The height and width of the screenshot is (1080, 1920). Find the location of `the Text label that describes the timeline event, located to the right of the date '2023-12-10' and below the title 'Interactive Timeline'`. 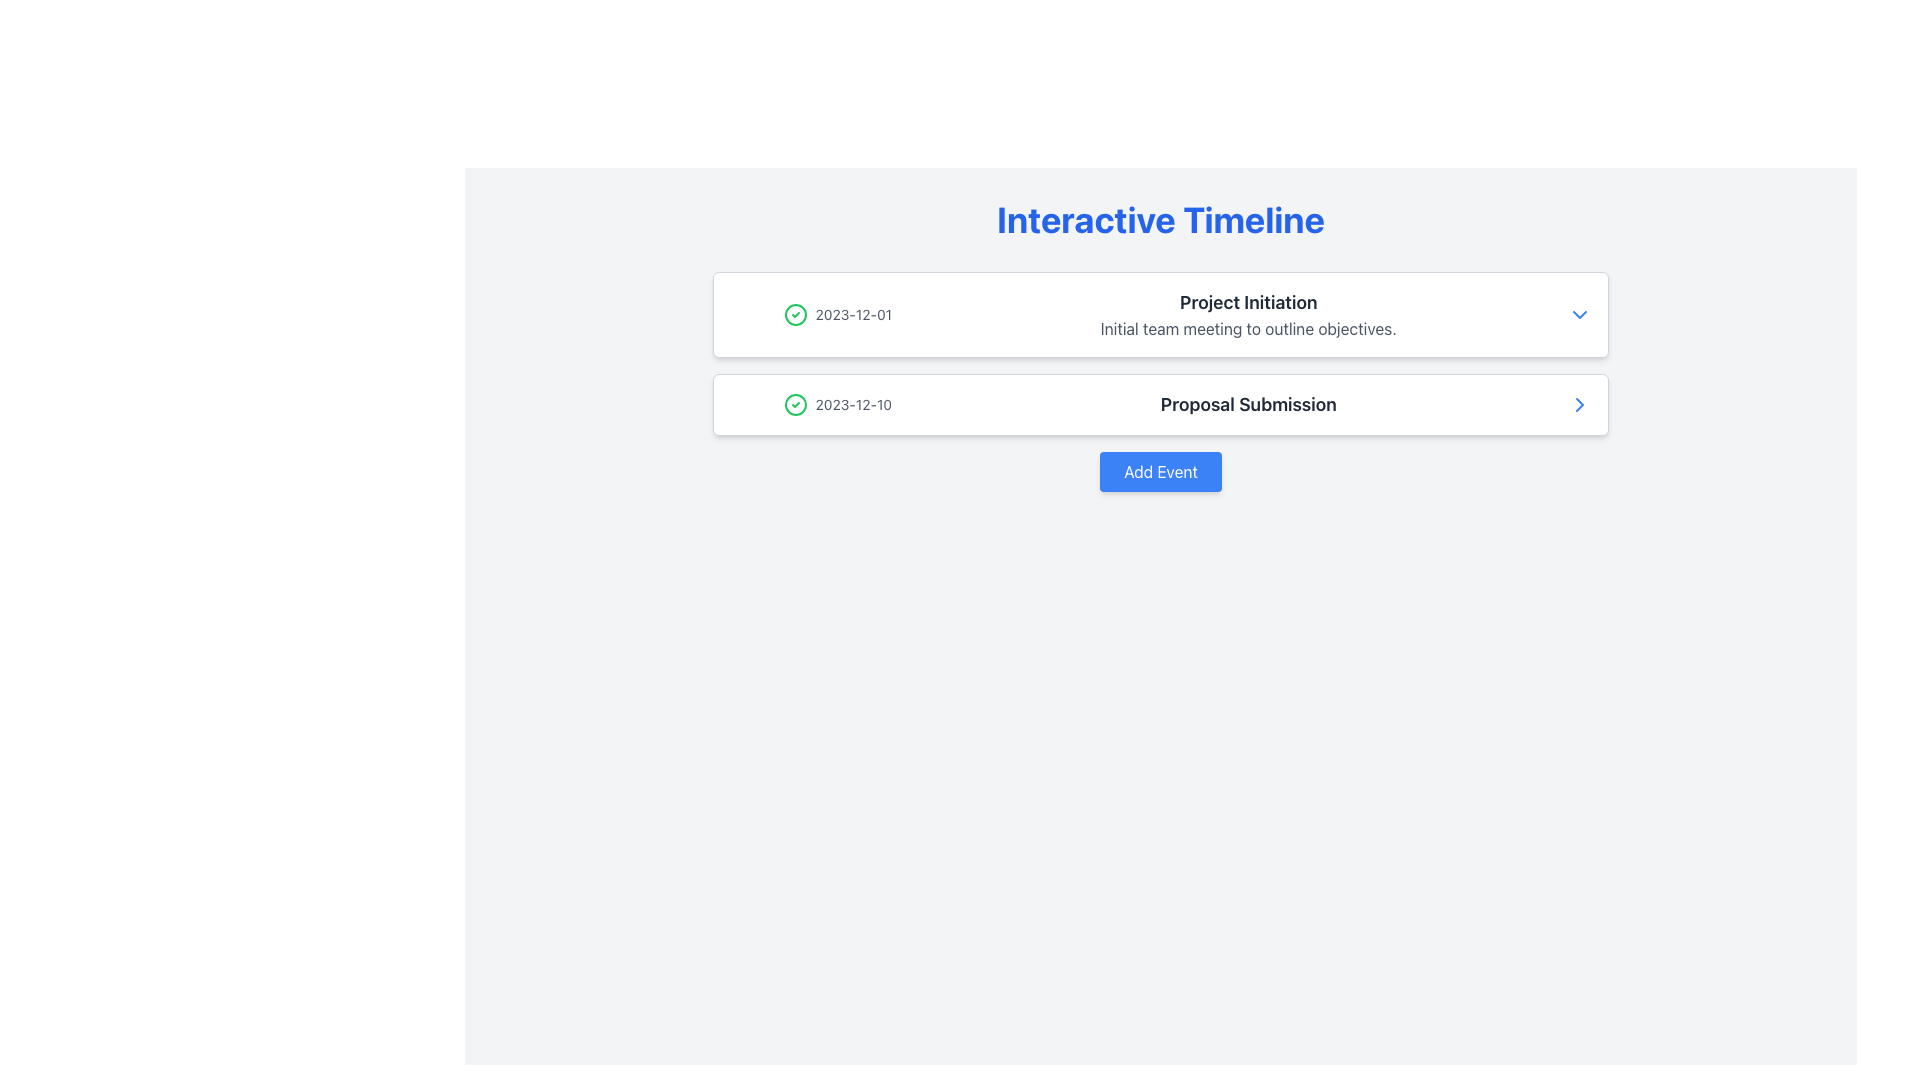

the Text label that describes the timeline event, located to the right of the date '2023-12-10' and below the title 'Interactive Timeline' is located at coordinates (1247, 405).